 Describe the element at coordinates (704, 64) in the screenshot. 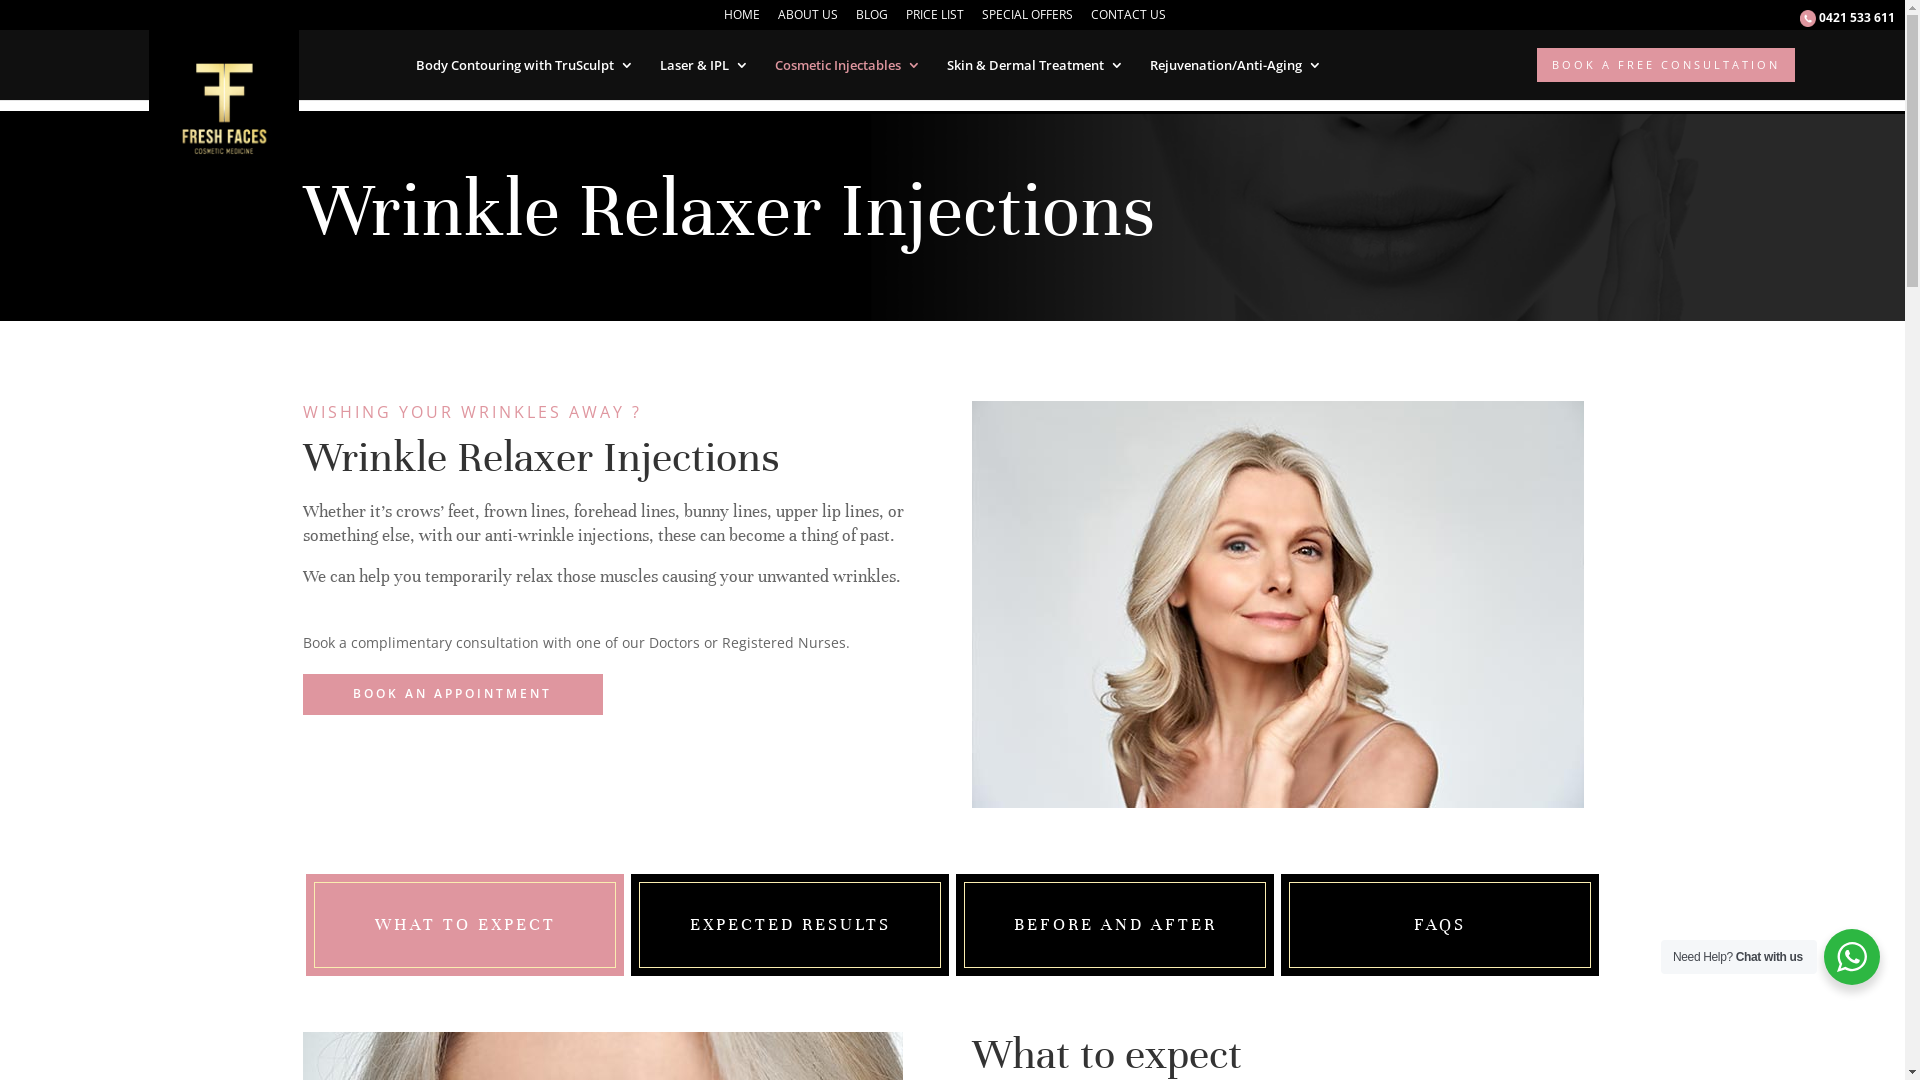

I see `'Laser & IPL'` at that location.